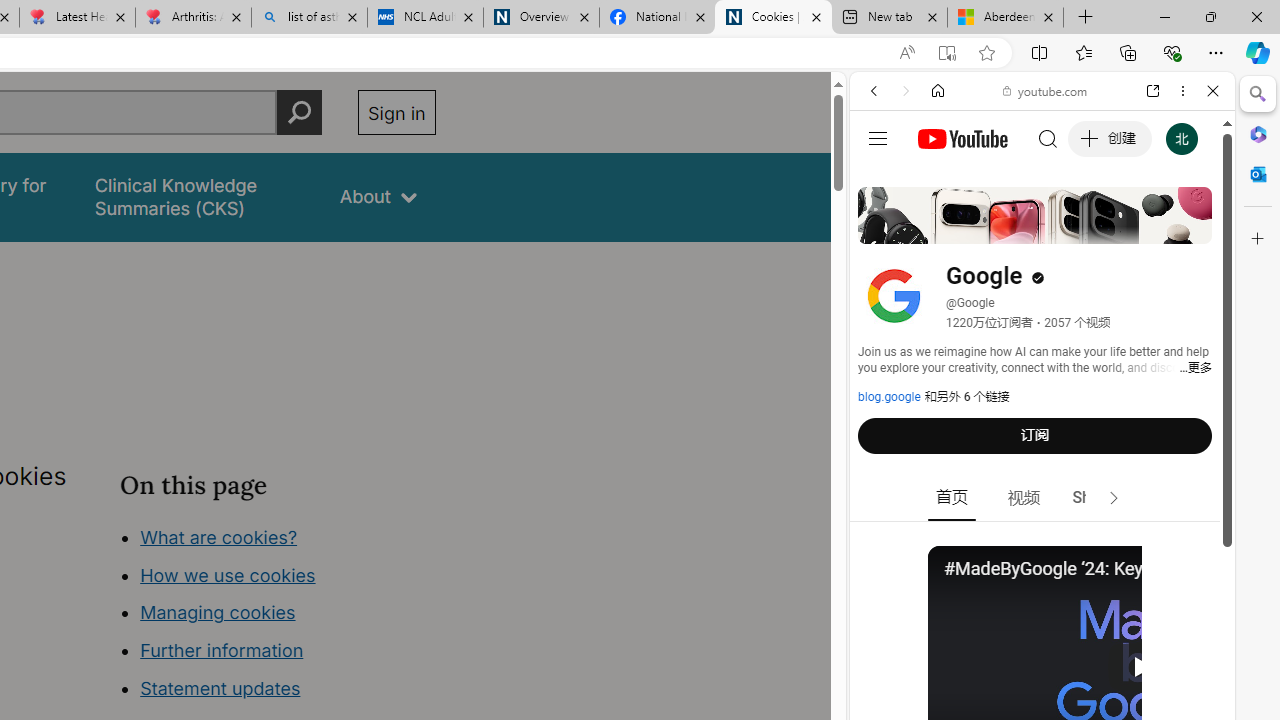  What do you see at coordinates (888, 397) in the screenshot?
I see `'blog.google'` at bounding box center [888, 397].